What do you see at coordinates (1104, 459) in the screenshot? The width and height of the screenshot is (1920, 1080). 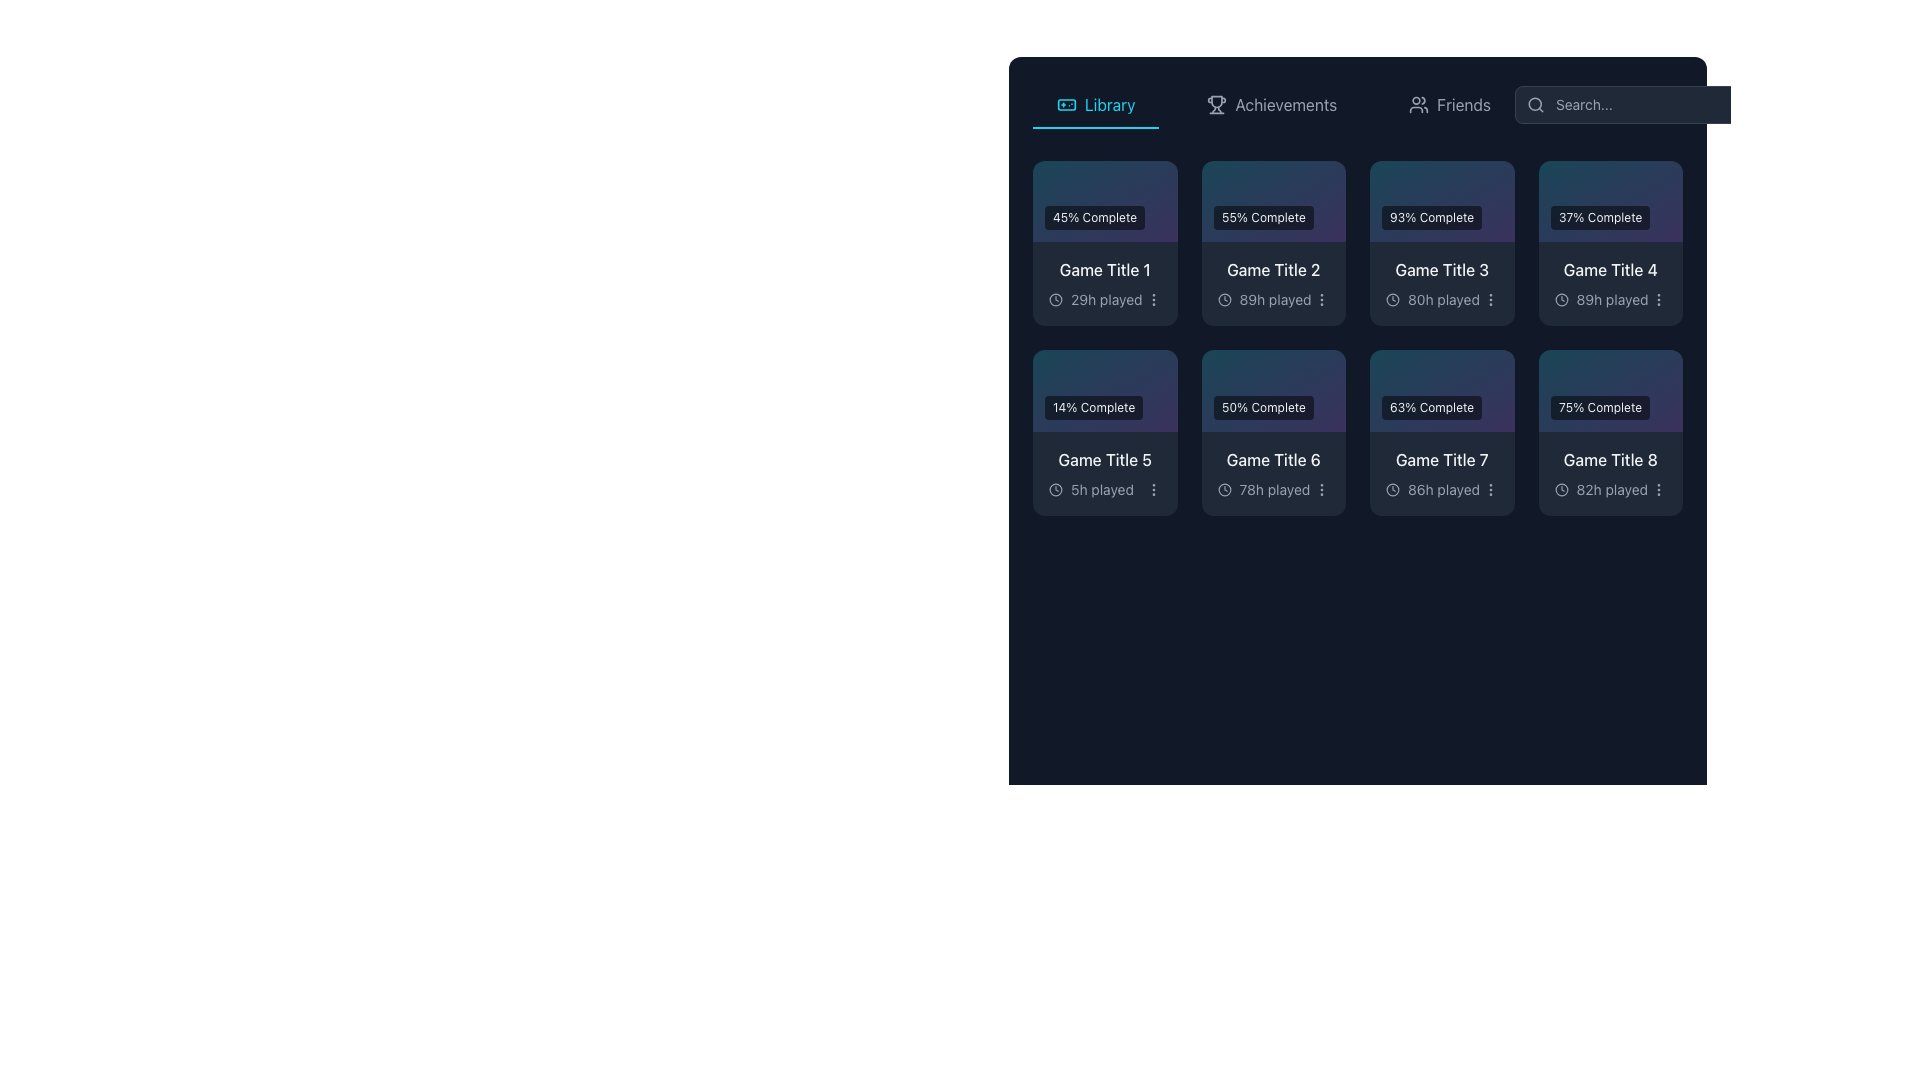 I see `the title text label of the game card located in the second row and first column of the grid` at bounding box center [1104, 459].